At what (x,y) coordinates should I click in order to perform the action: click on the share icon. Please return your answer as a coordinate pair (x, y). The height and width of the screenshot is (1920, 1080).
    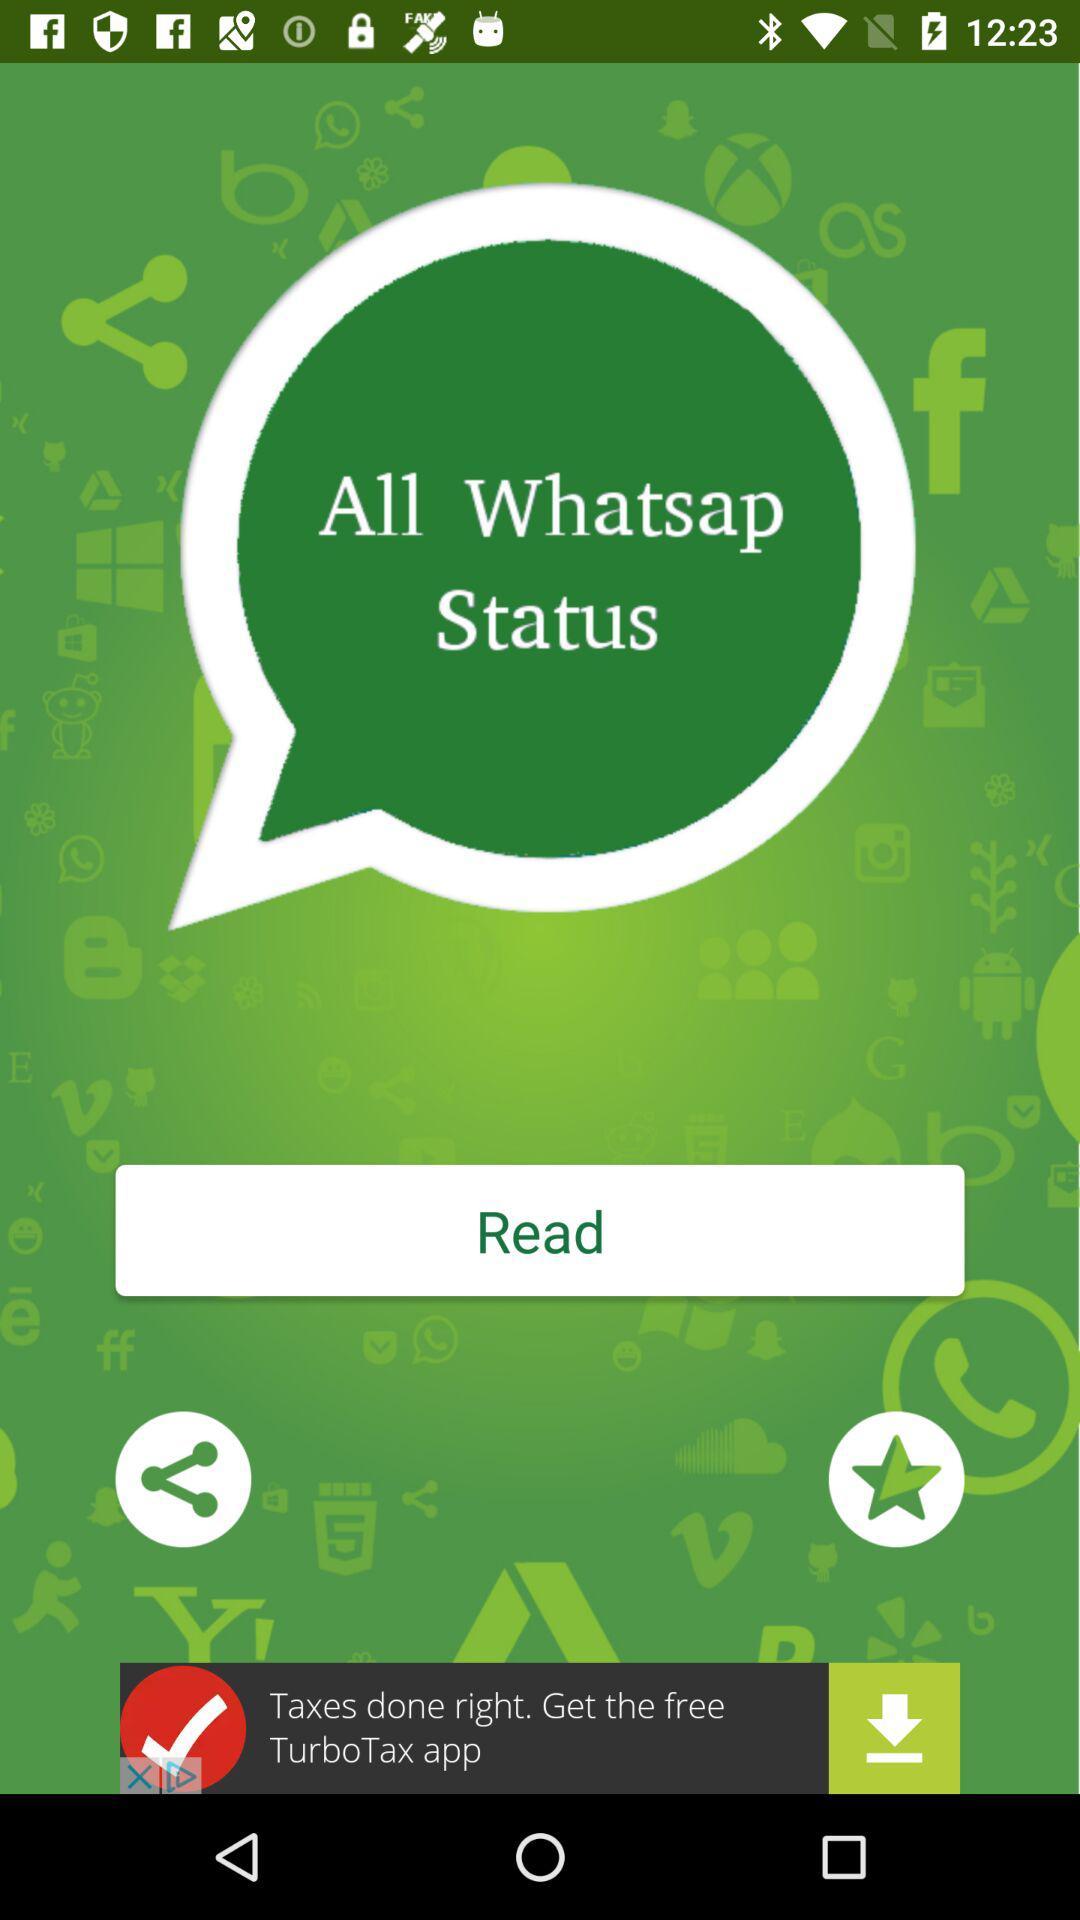
    Looking at the image, I should click on (183, 1479).